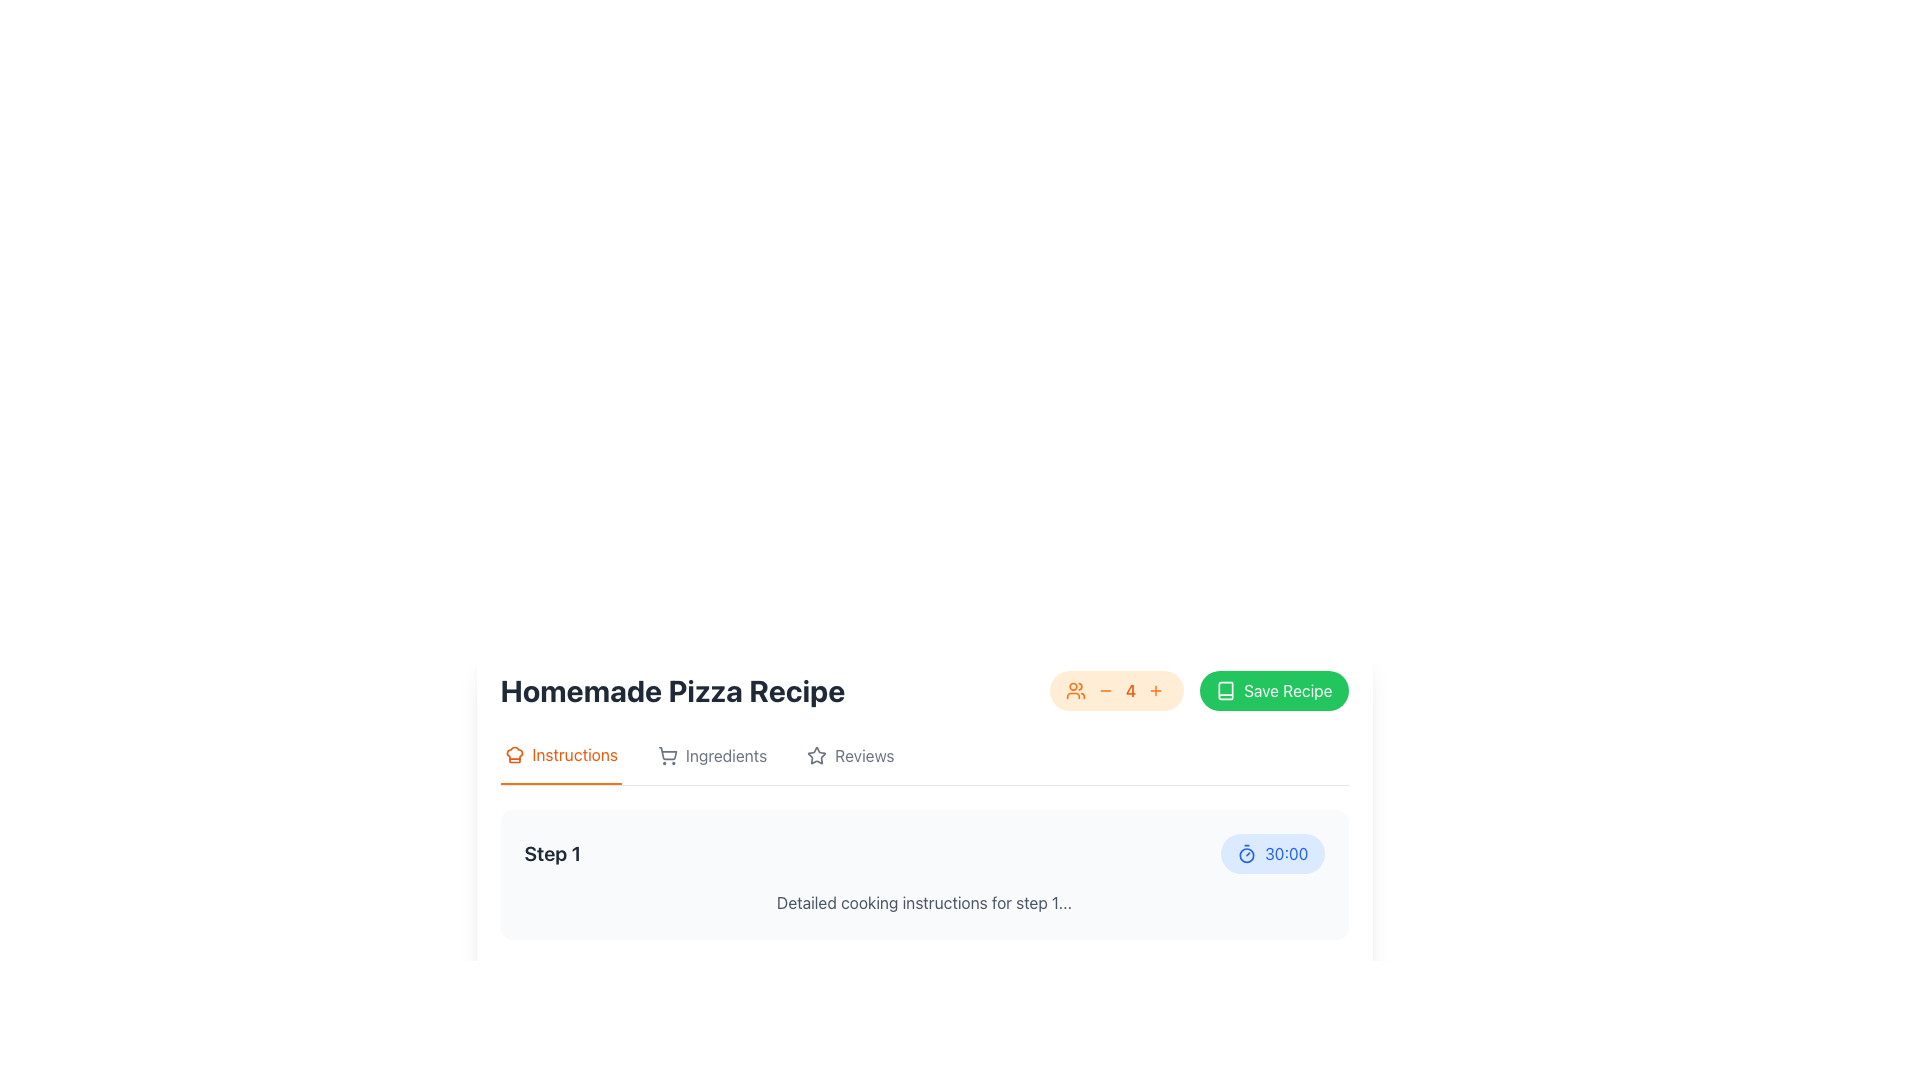 The height and width of the screenshot is (1080, 1920). I want to click on the 'Reviews' icon by moving the cursor to its center point to highlight it, so click(817, 756).